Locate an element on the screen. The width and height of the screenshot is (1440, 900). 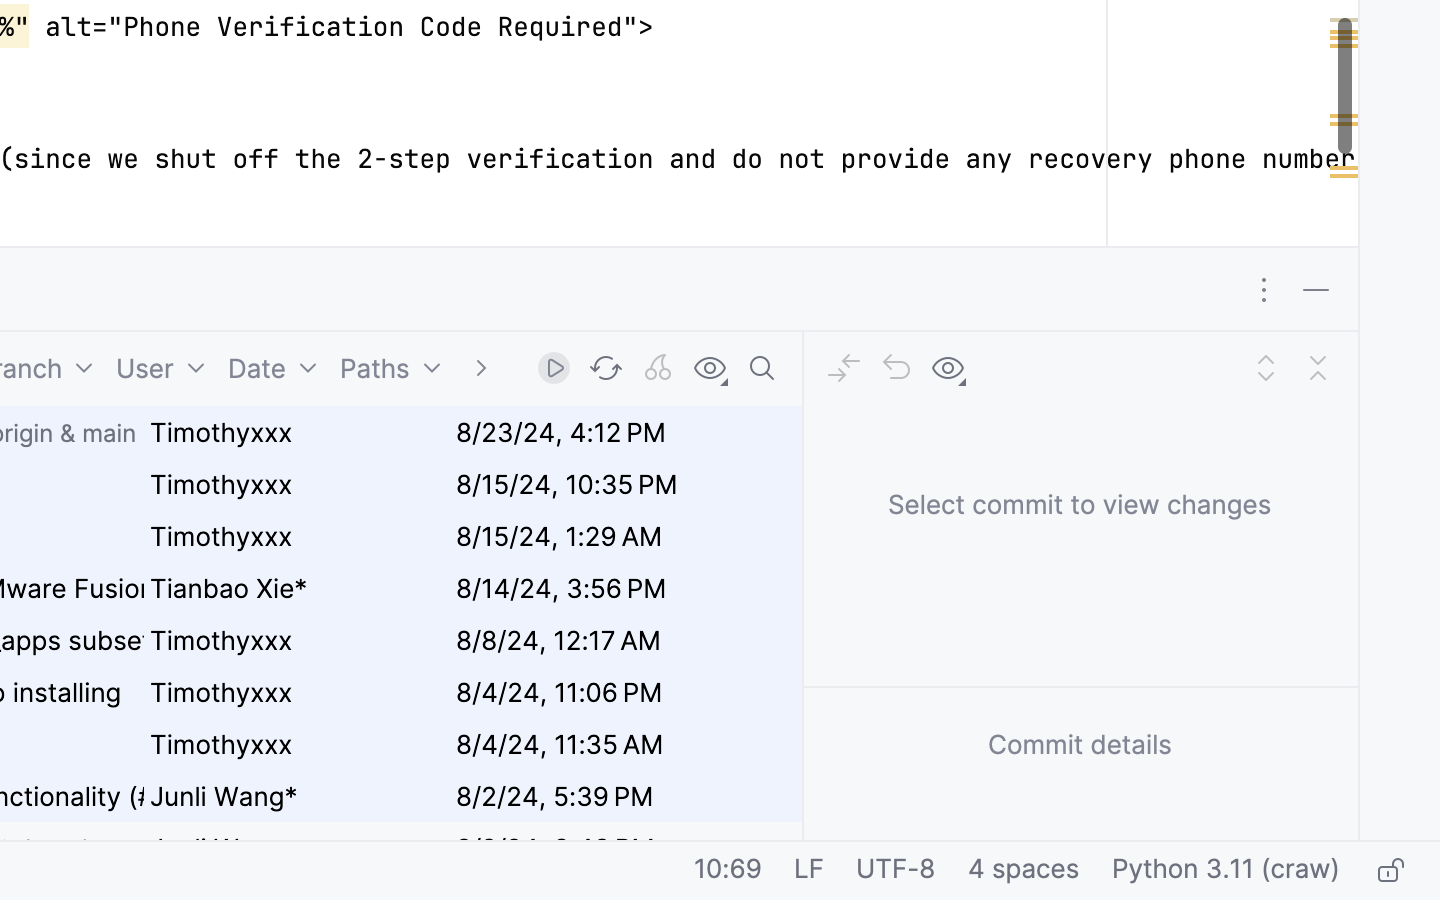
'Python 3.11 (craw)' is located at coordinates (1225, 871).